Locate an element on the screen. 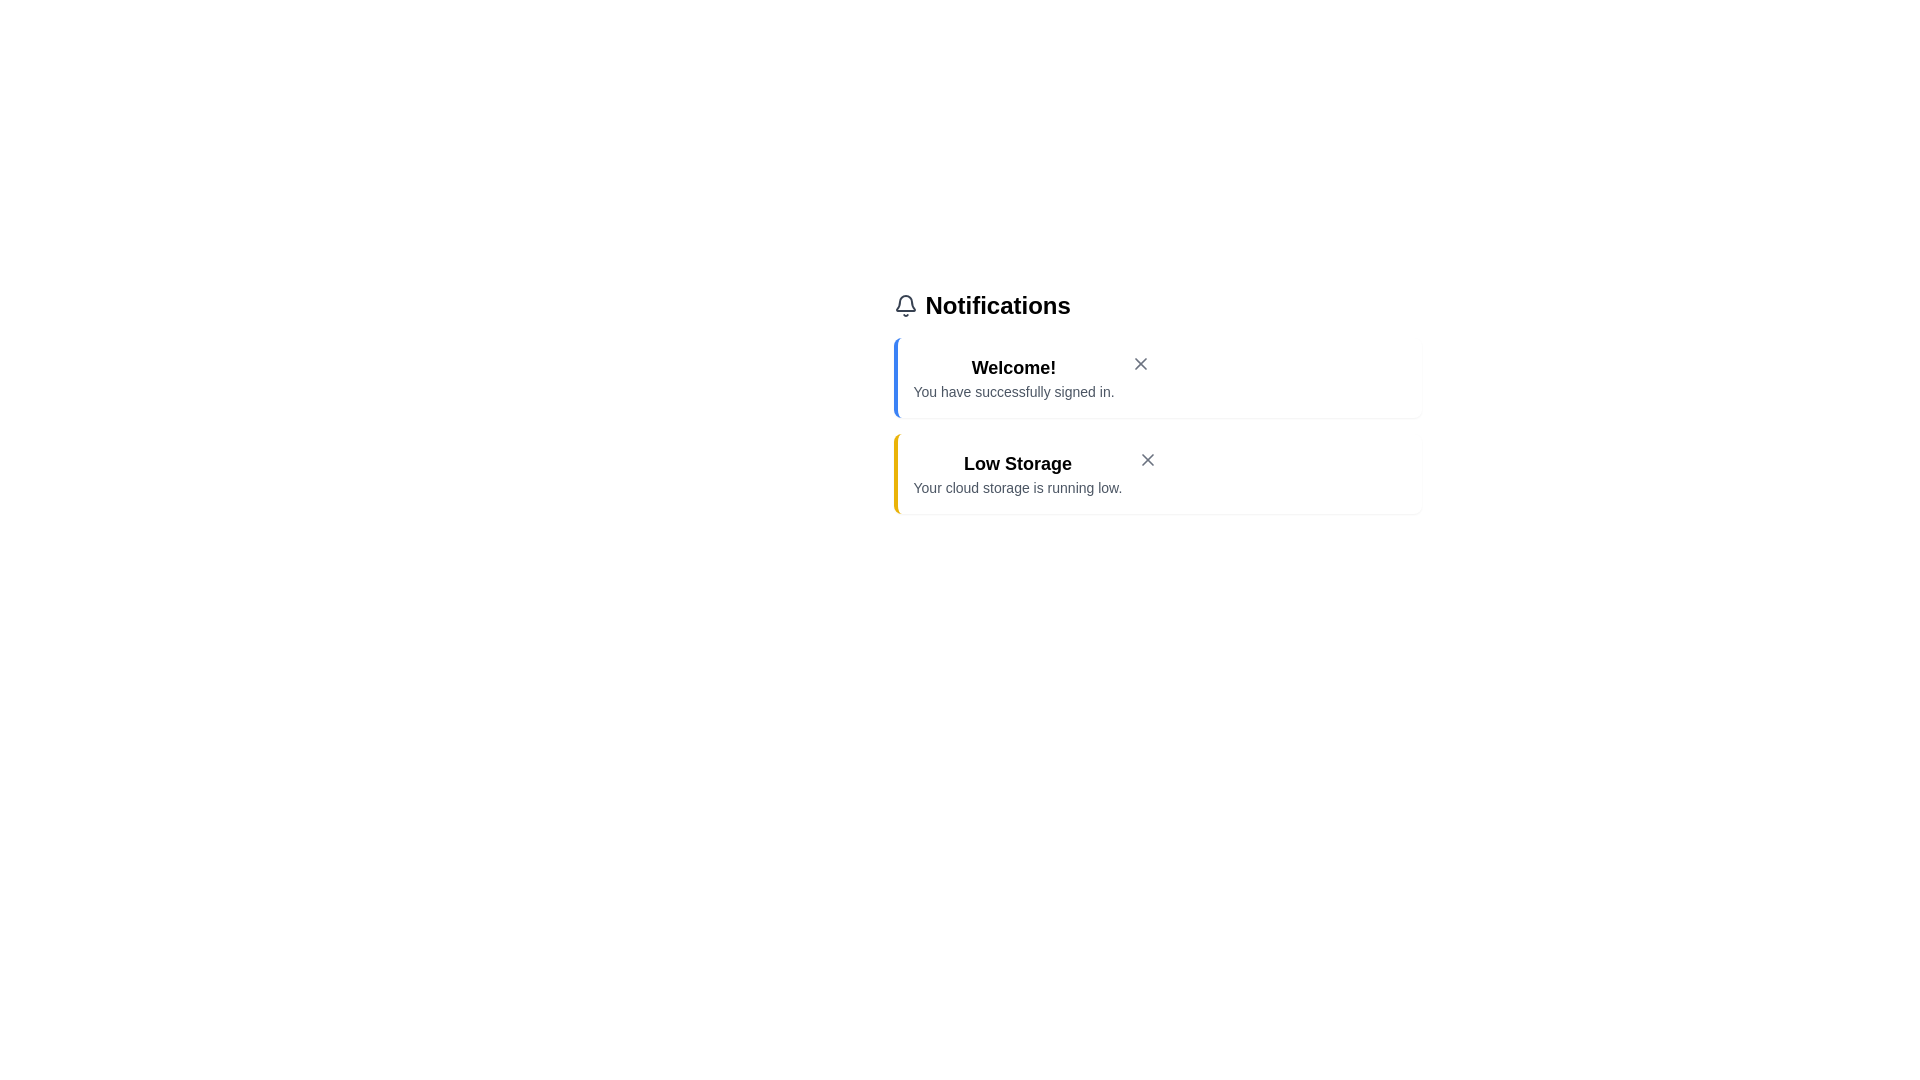 This screenshot has width=1920, height=1080. text notification that displays 'Low Storage' in bold, indicating that the cloud storage is running low, which is centrally located in a yellow-bordered box under the 'Notifications' section is located at coordinates (1017, 474).